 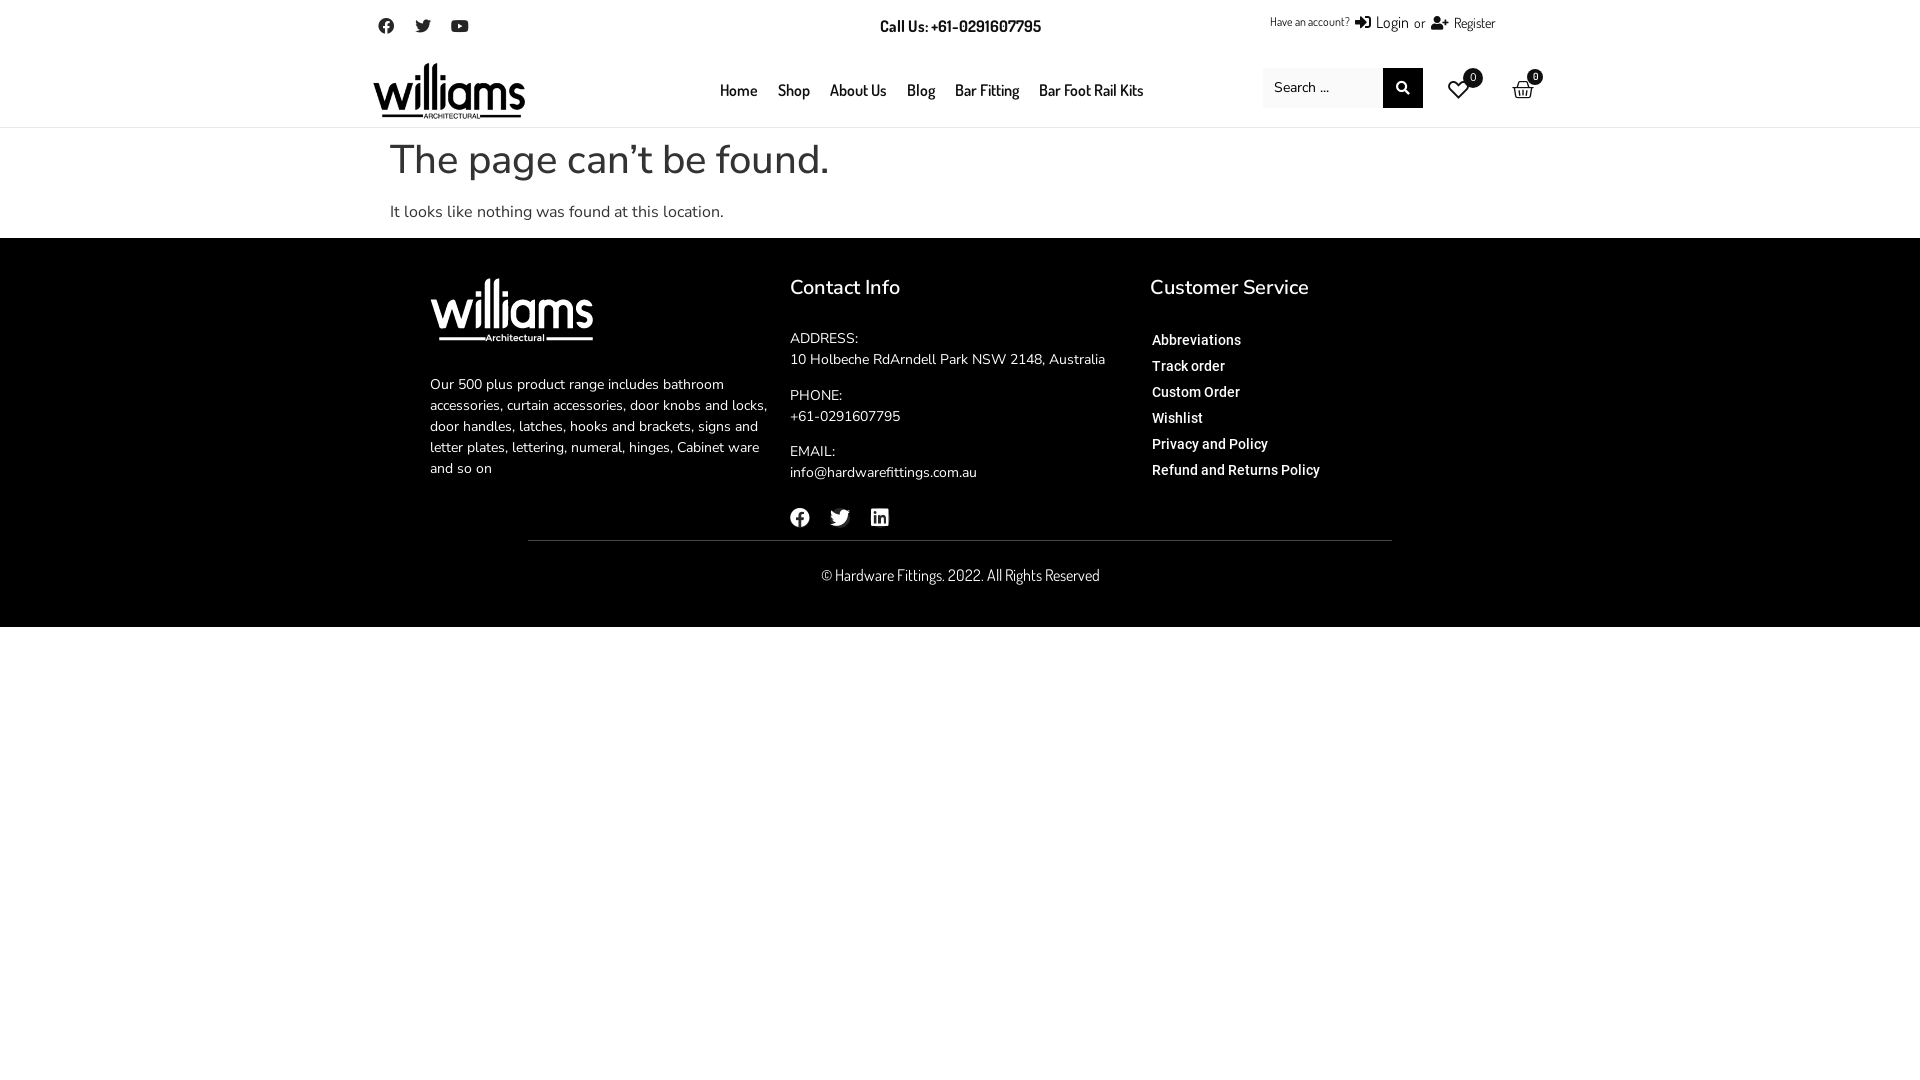 I want to click on 'Bar Foot Rail Kits', so click(x=1090, y=87).